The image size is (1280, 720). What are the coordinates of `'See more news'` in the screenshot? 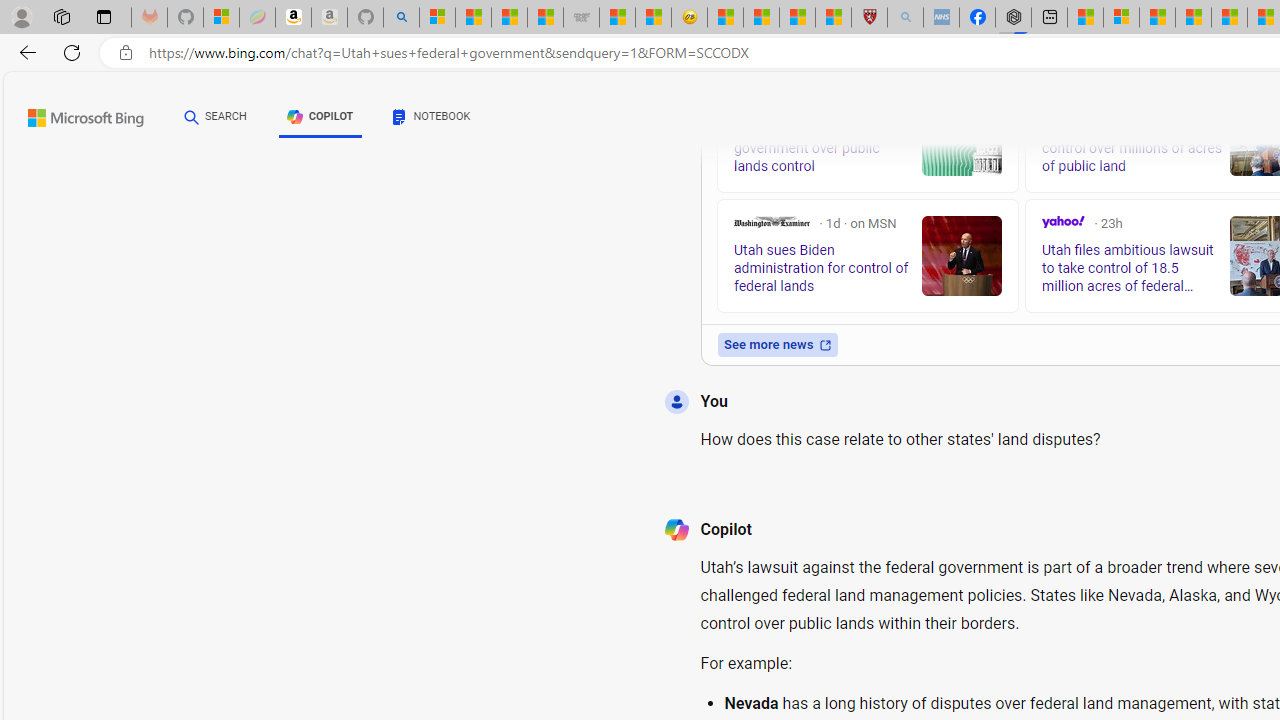 It's located at (776, 343).